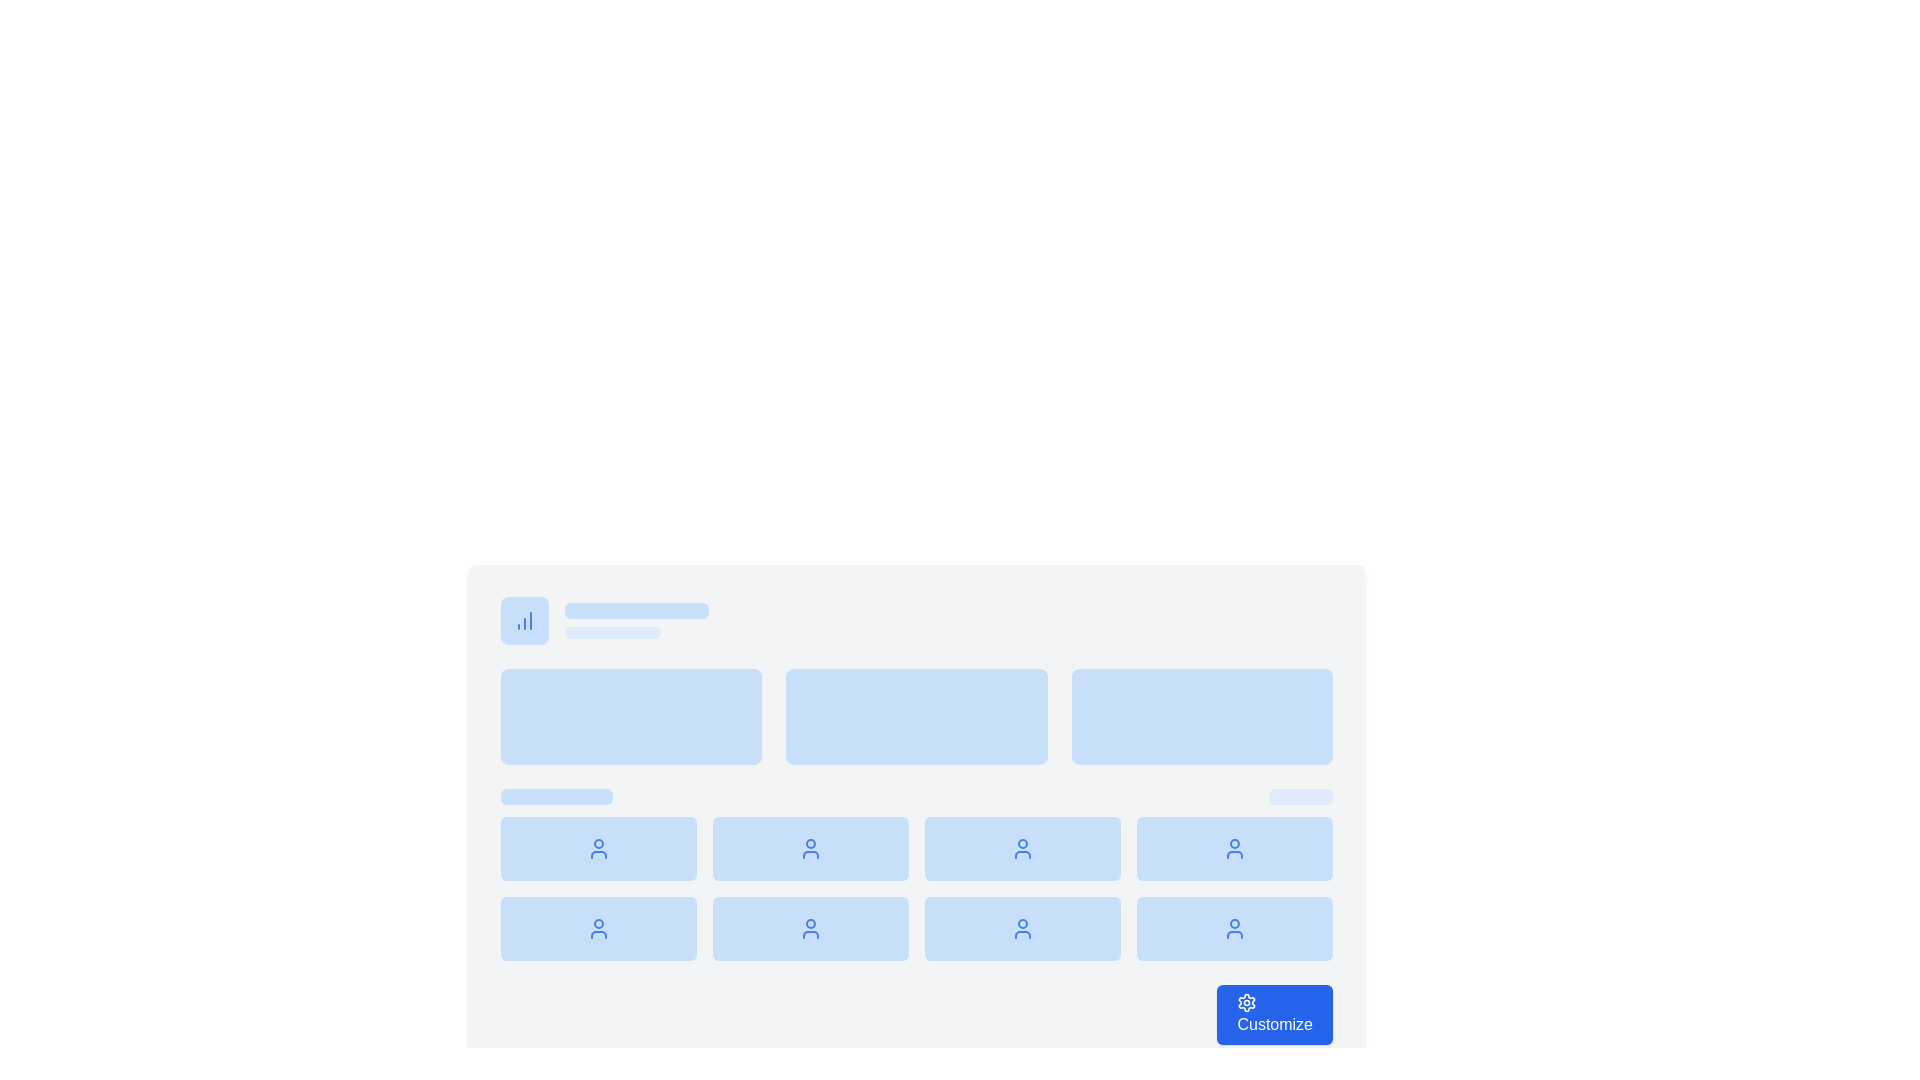  Describe the element at coordinates (636, 620) in the screenshot. I see `the loading placeholder located centrally beneath the main heading area, after it has finished loading` at that location.